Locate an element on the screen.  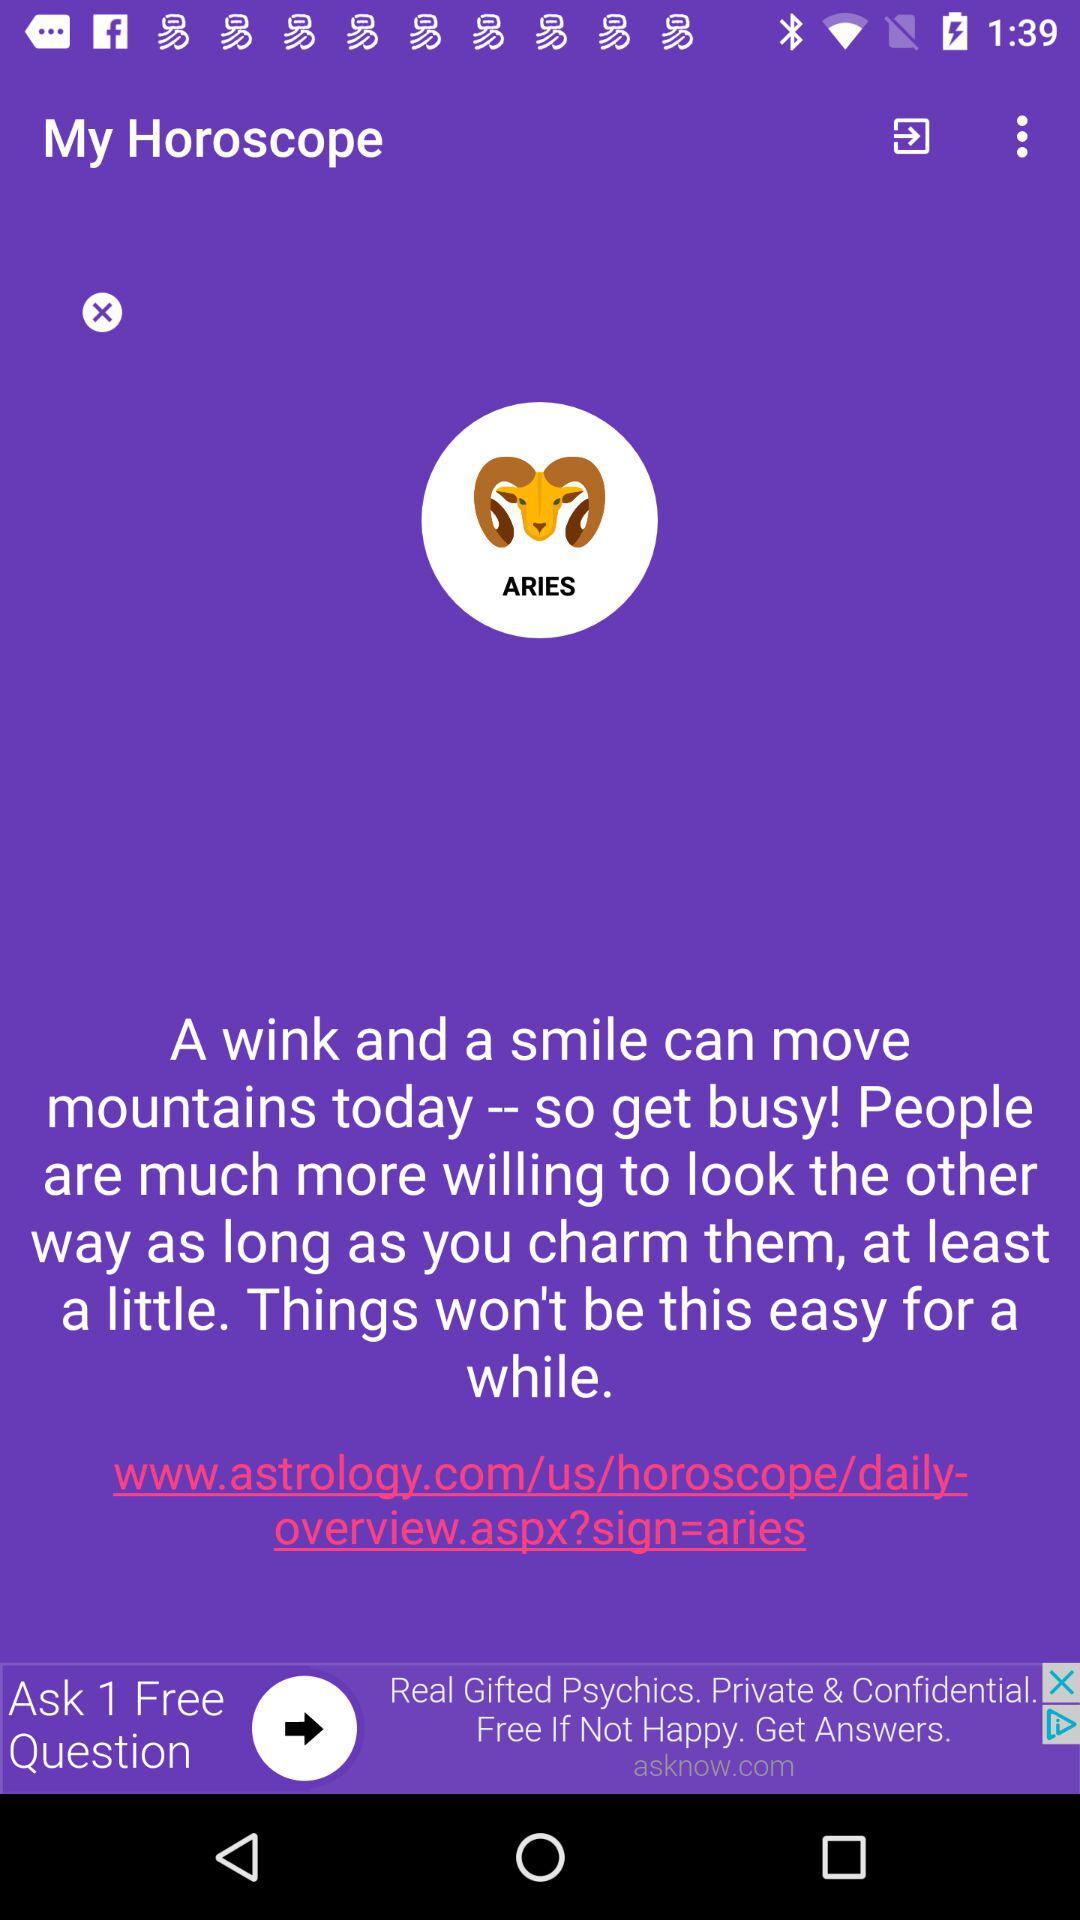
option is located at coordinates (102, 311).